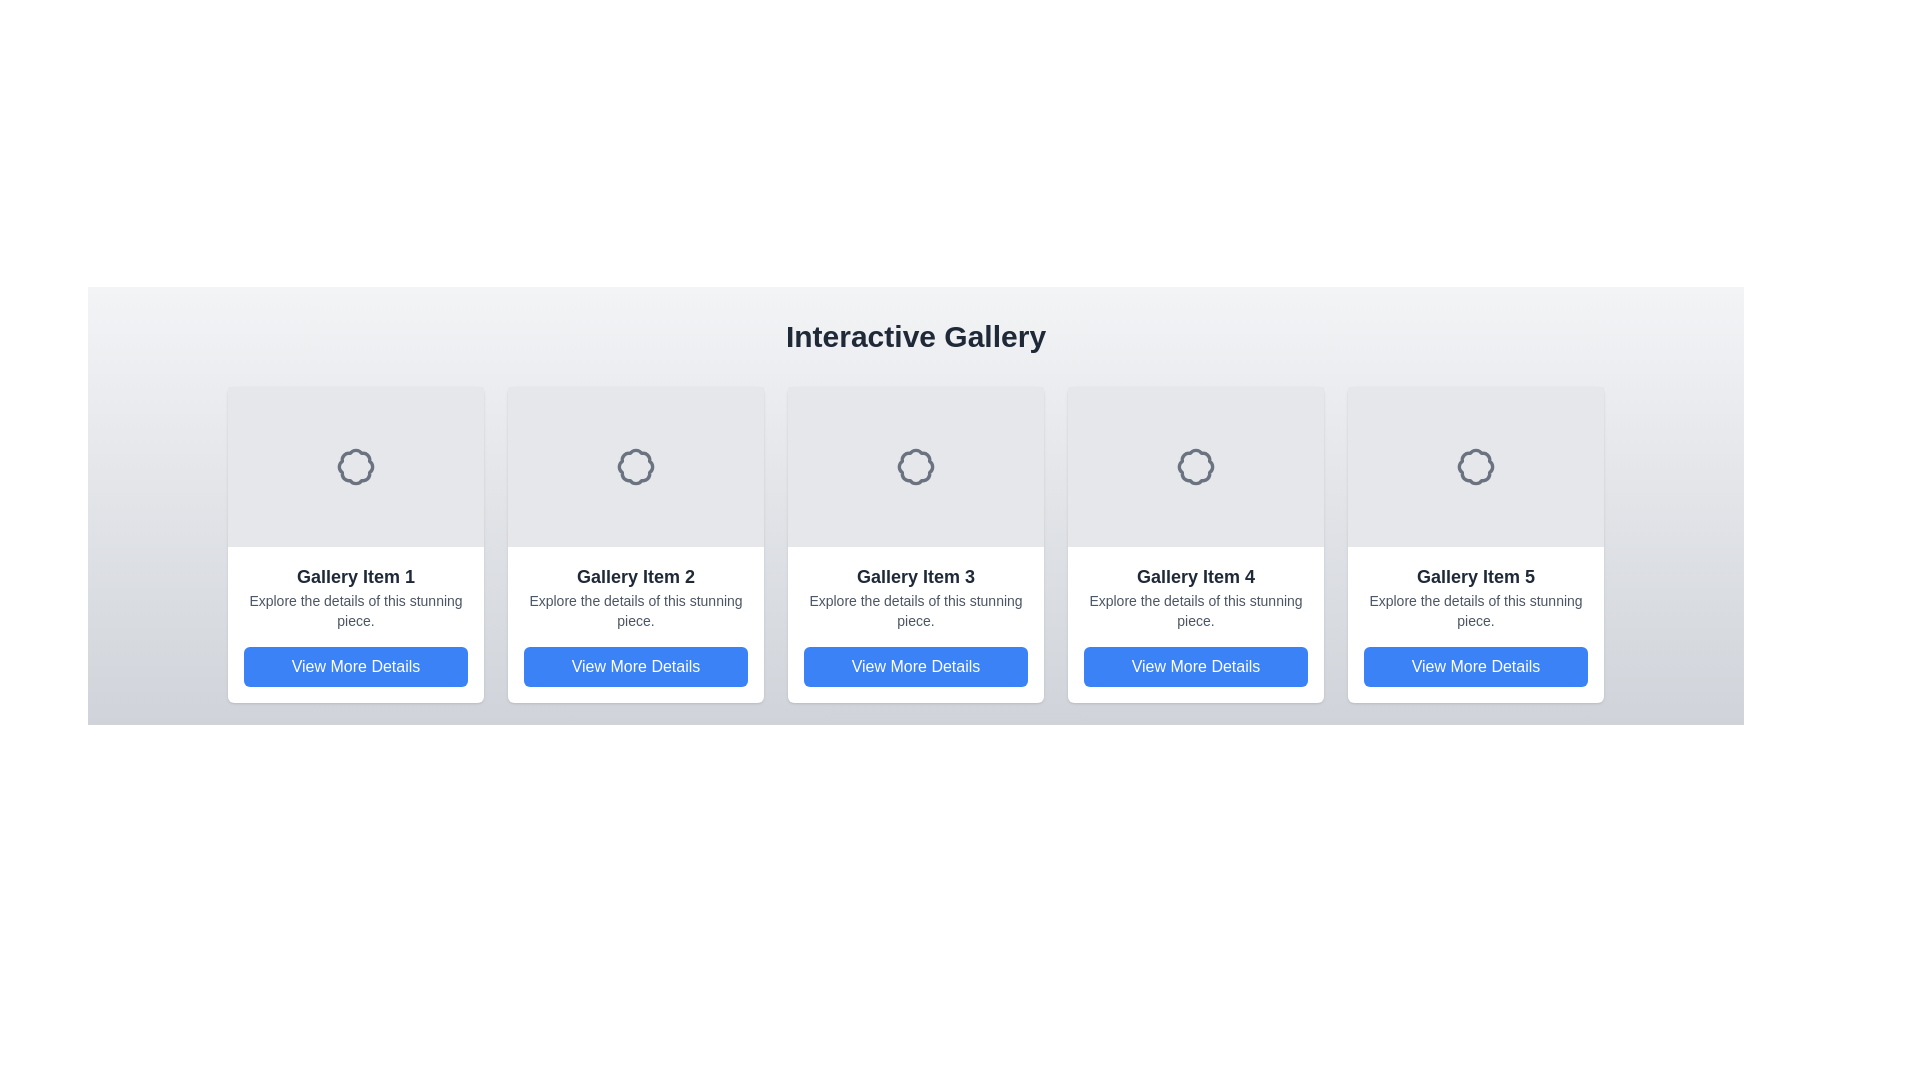 This screenshot has height=1080, width=1920. I want to click on the blue button labeled 'View More Details' located at the bottom of the third card in the gallery, so click(915, 667).